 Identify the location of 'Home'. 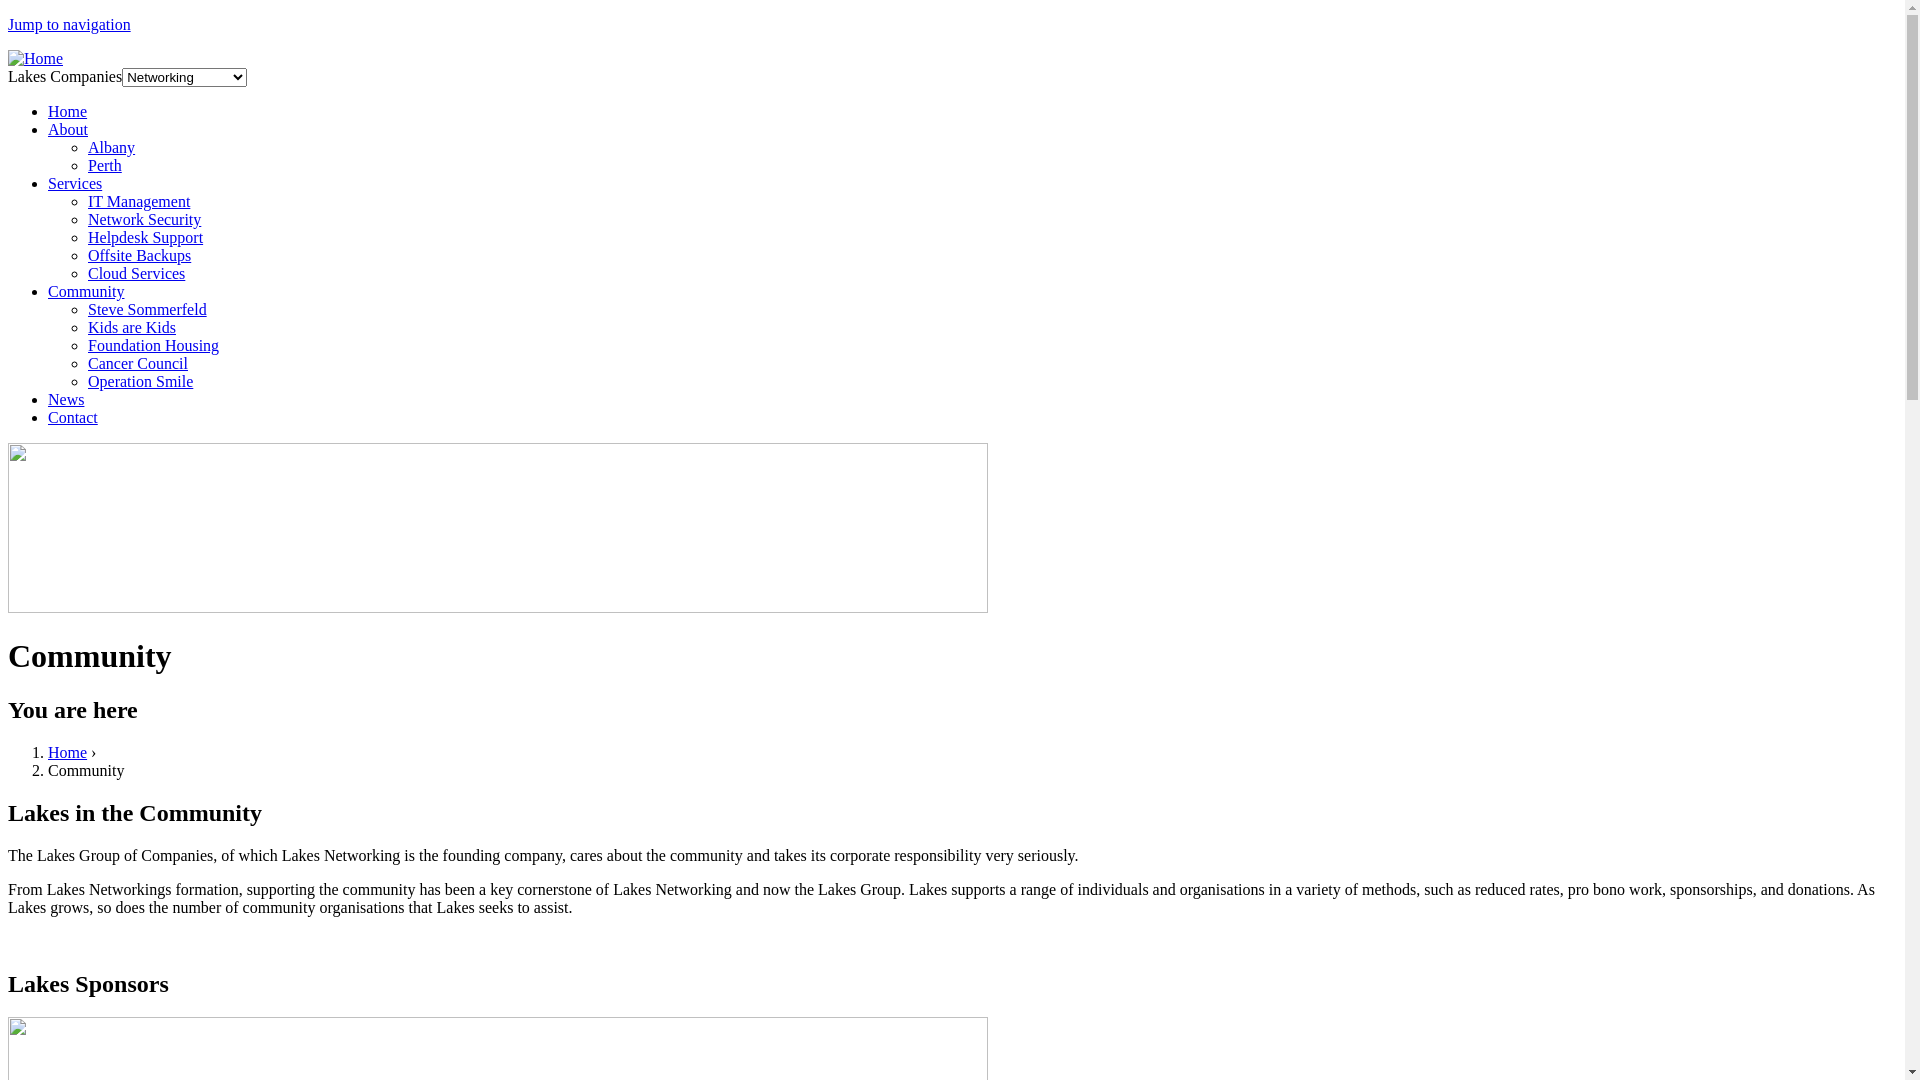
(67, 111).